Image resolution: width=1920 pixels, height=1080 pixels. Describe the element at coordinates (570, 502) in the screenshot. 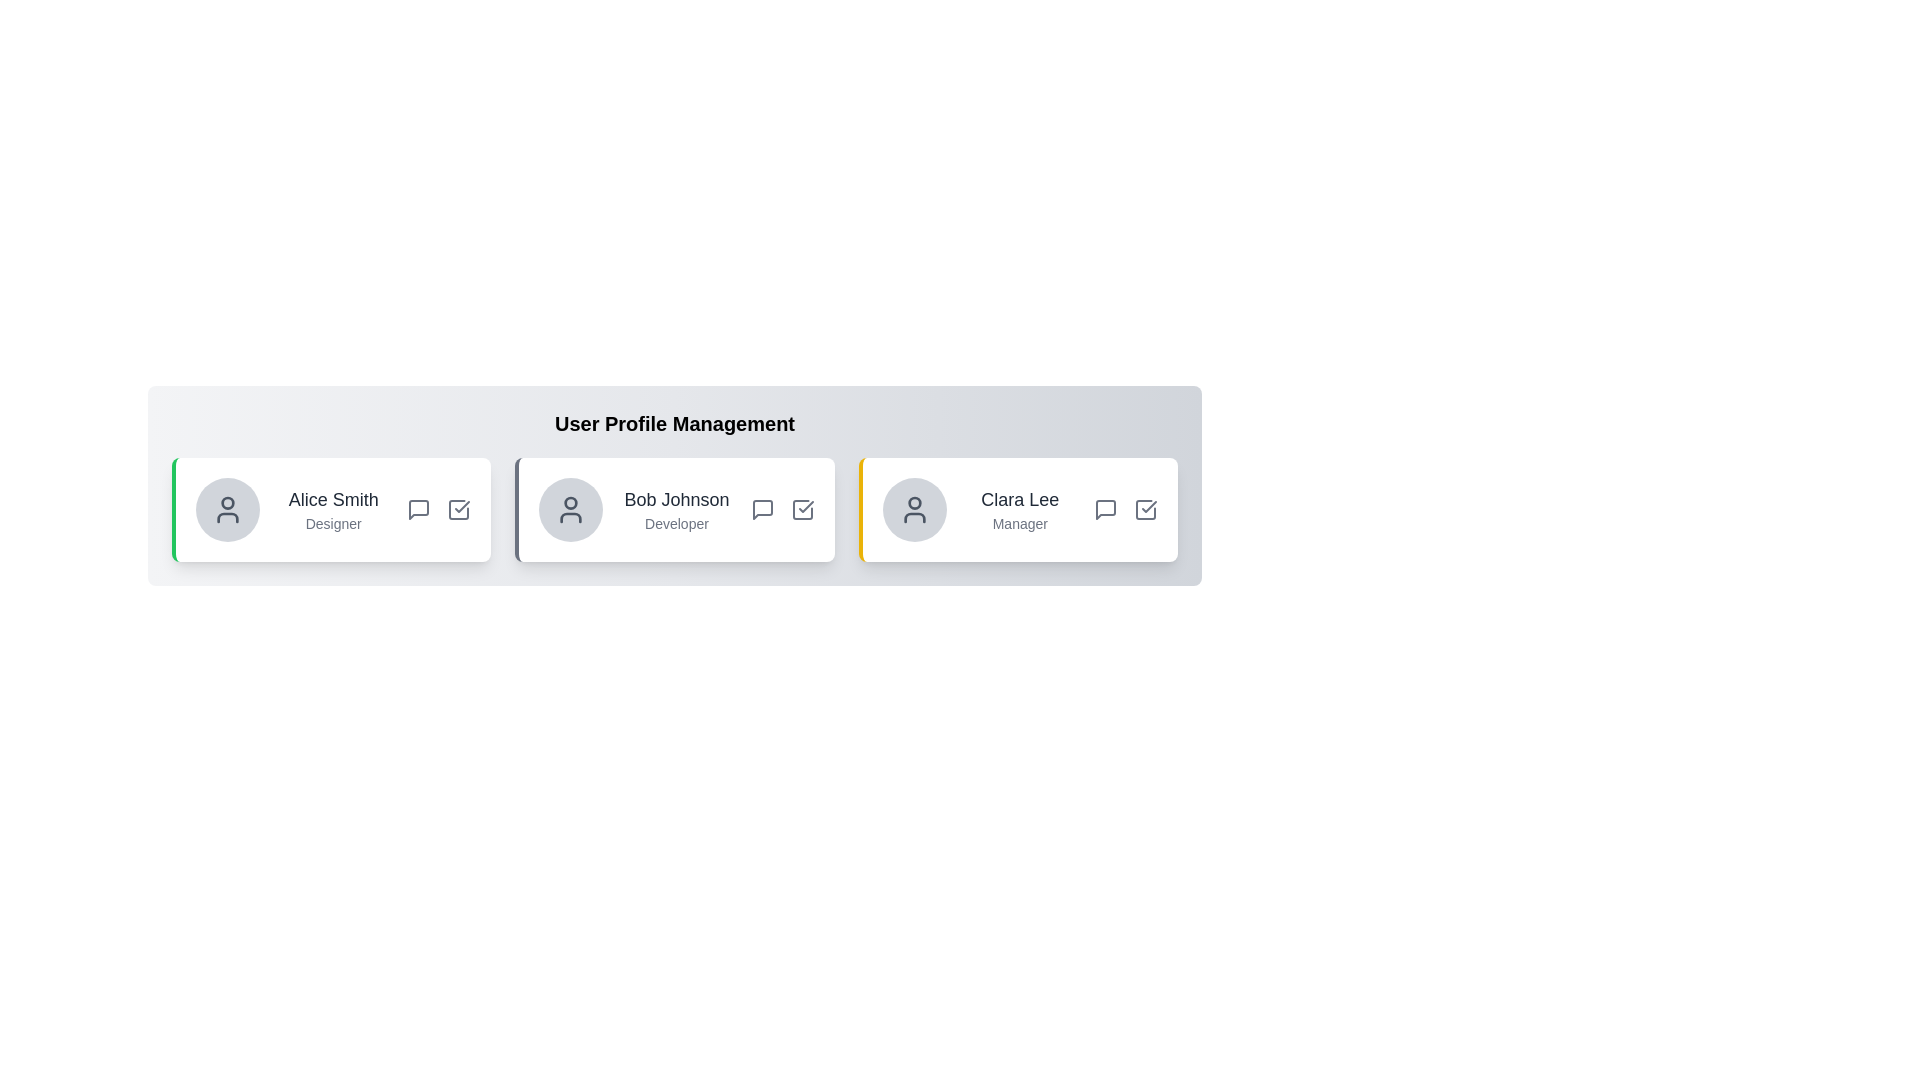

I see `the circular avatar icon representing the user 'Bob Johnson' in the profile management interface` at that location.